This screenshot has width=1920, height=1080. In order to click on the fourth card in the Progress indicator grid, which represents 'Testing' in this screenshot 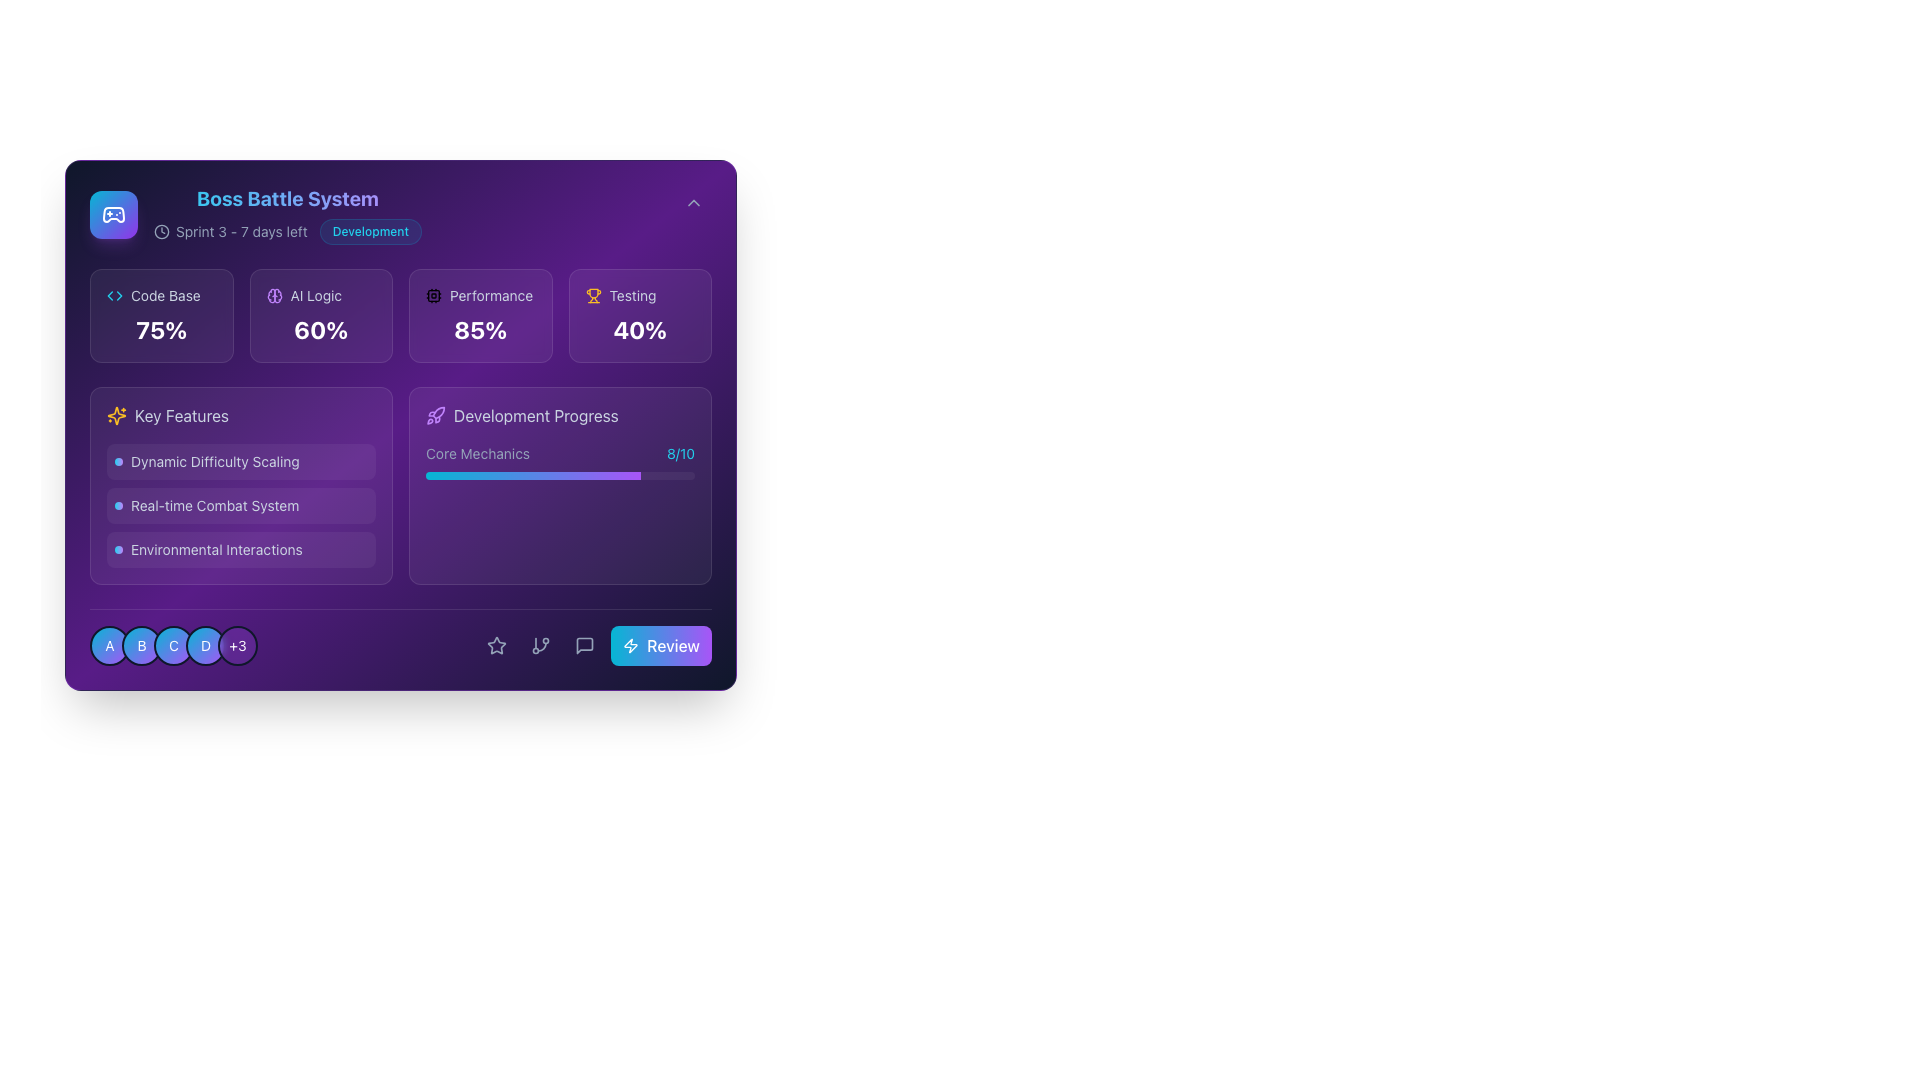, I will do `click(400, 315)`.